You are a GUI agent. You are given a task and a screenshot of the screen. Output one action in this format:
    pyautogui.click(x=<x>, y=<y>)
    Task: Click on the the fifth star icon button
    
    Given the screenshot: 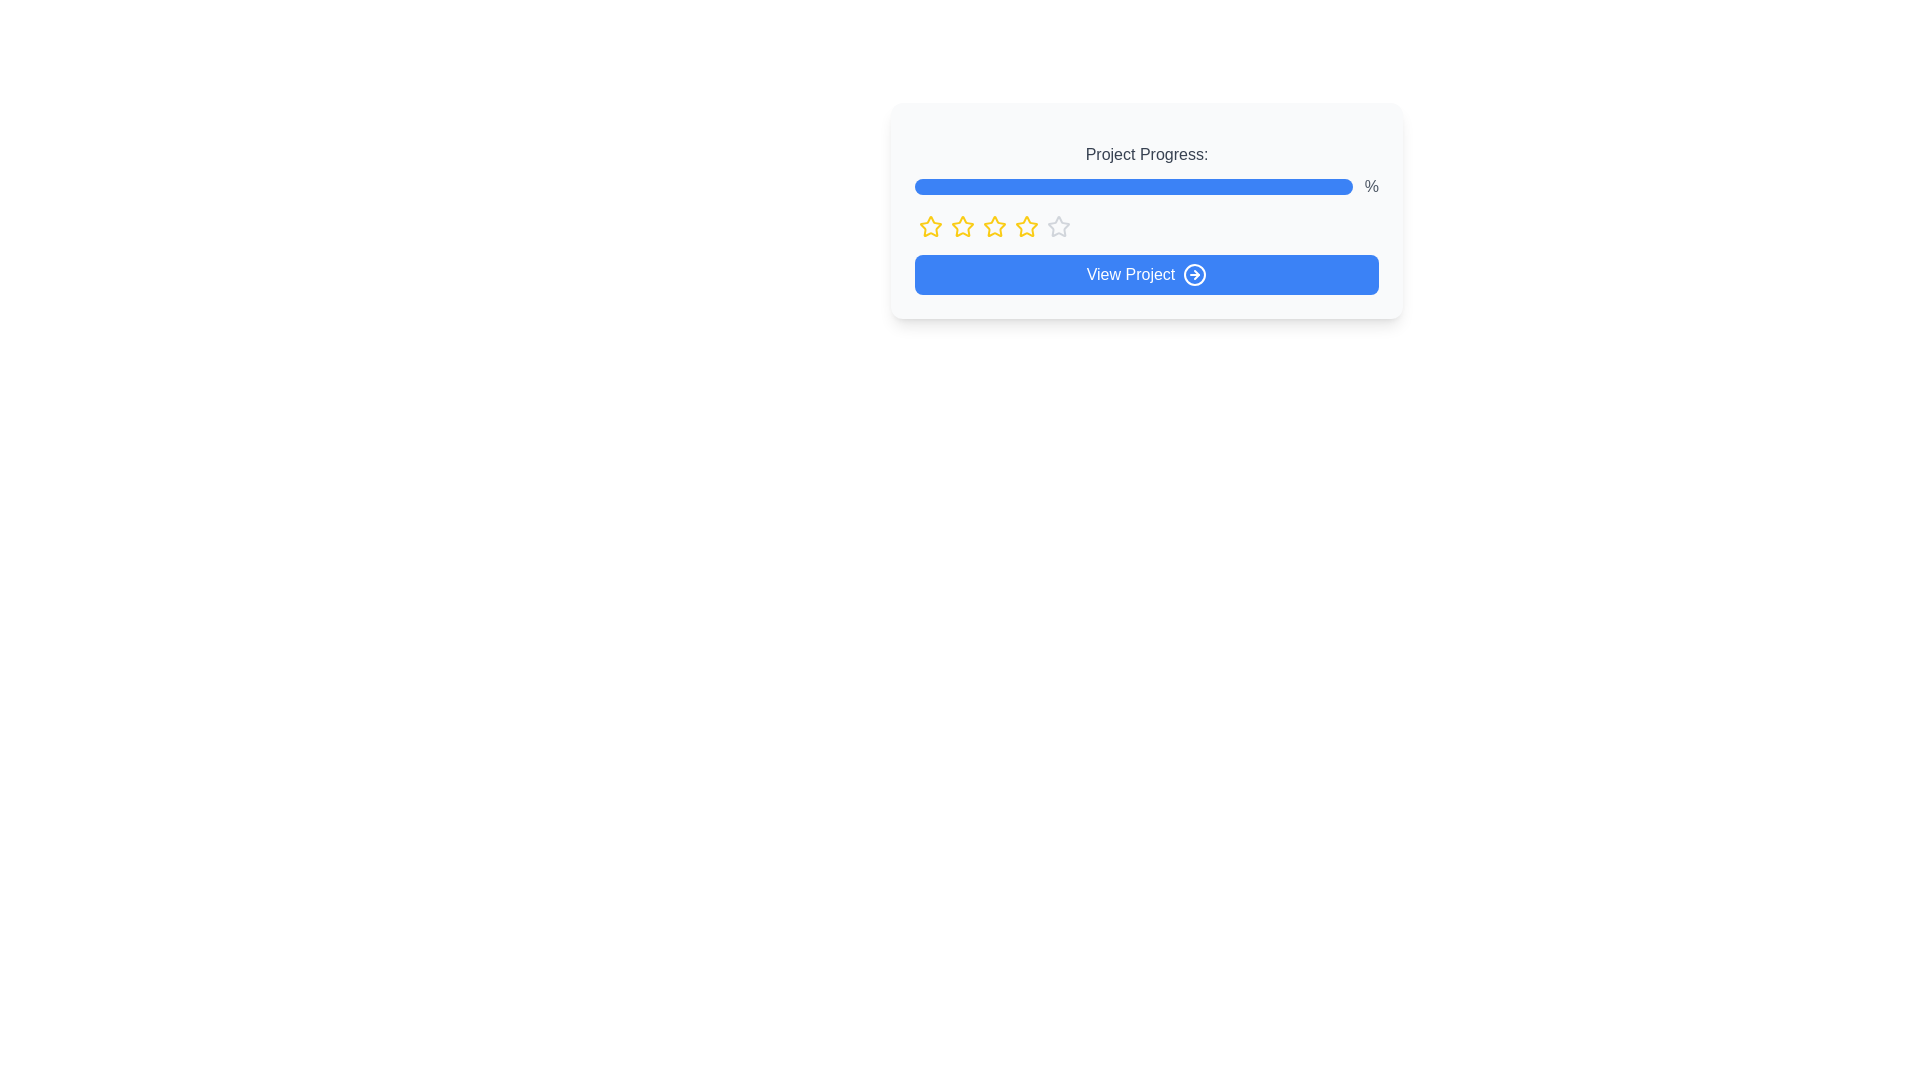 What is the action you would take?
    pyautogui.click(x=1058, y=226)
    